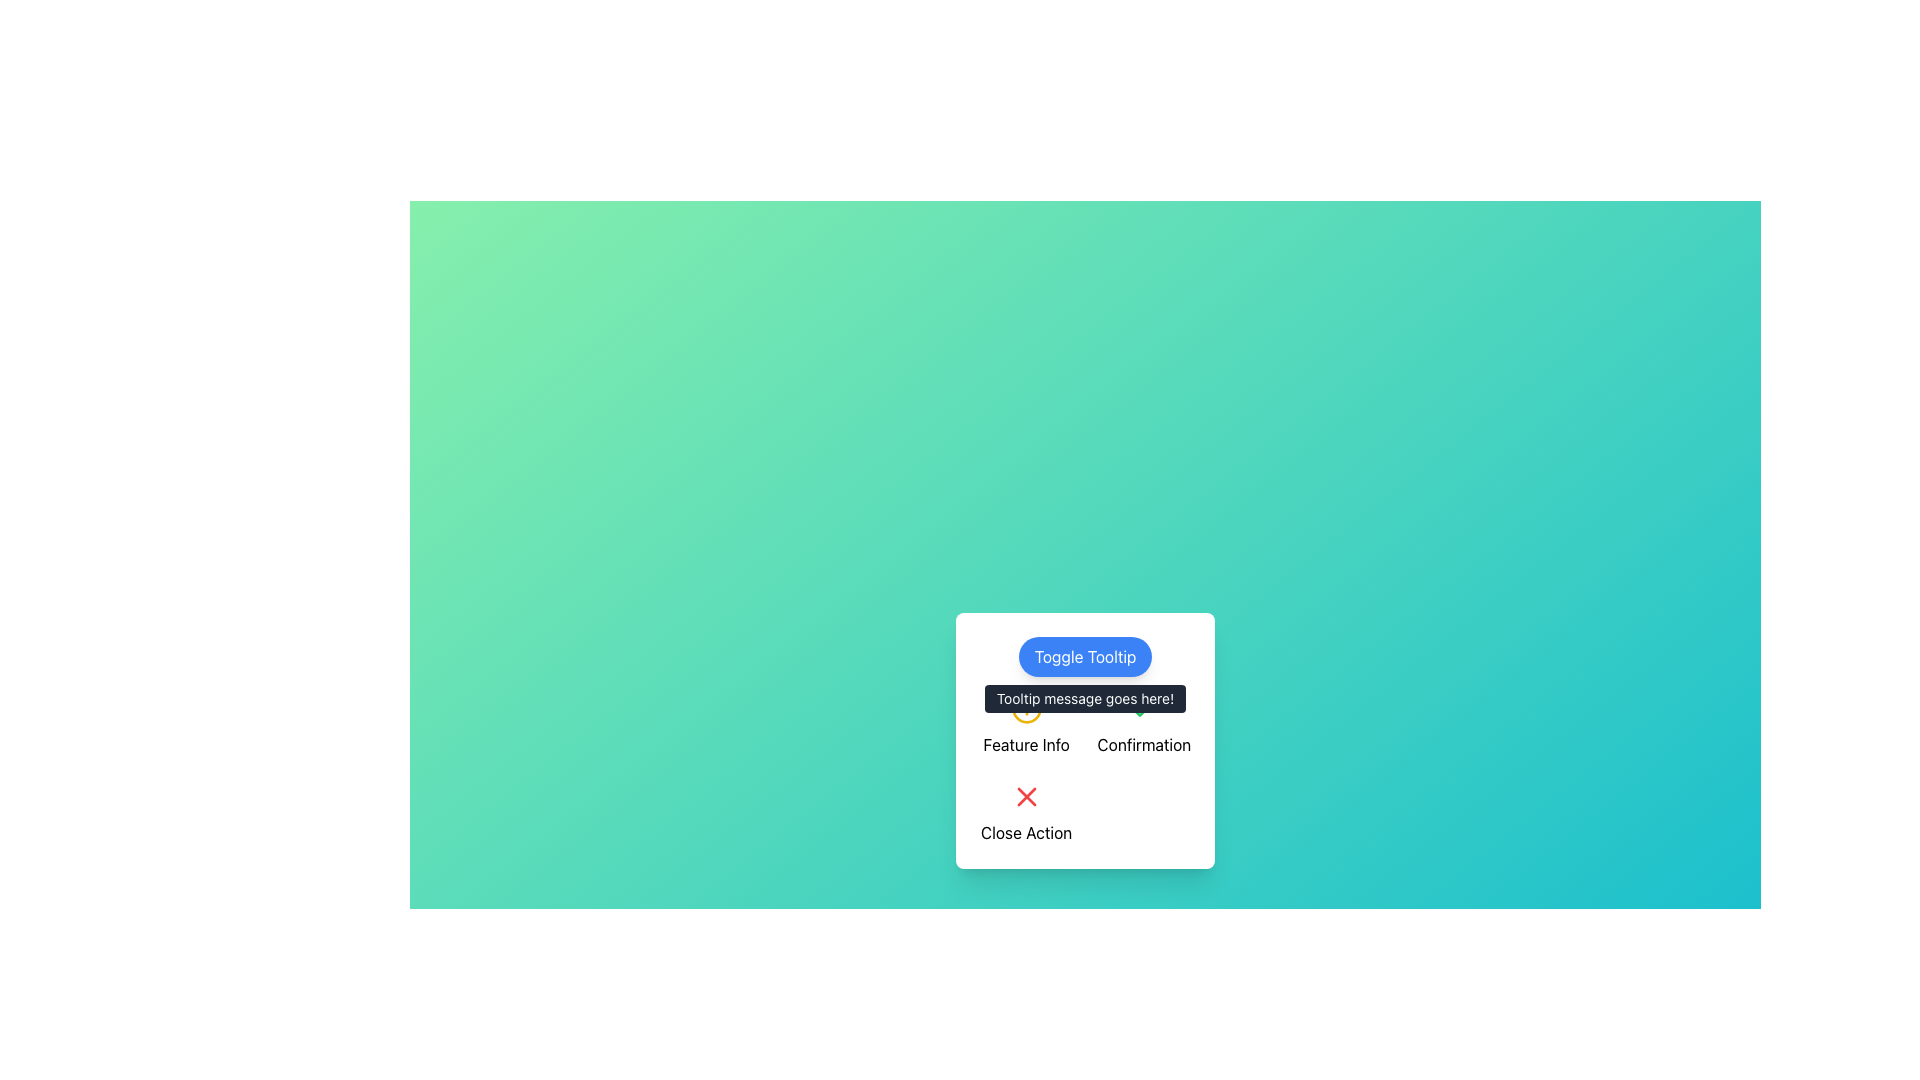 The image size is (1920, 1080). I want to click on the tooltip with a dark gray background that displays the text 'Tooltip message goes here!', which is located directly below the 'Toggle Tooltip' button, so click(1084, 697).